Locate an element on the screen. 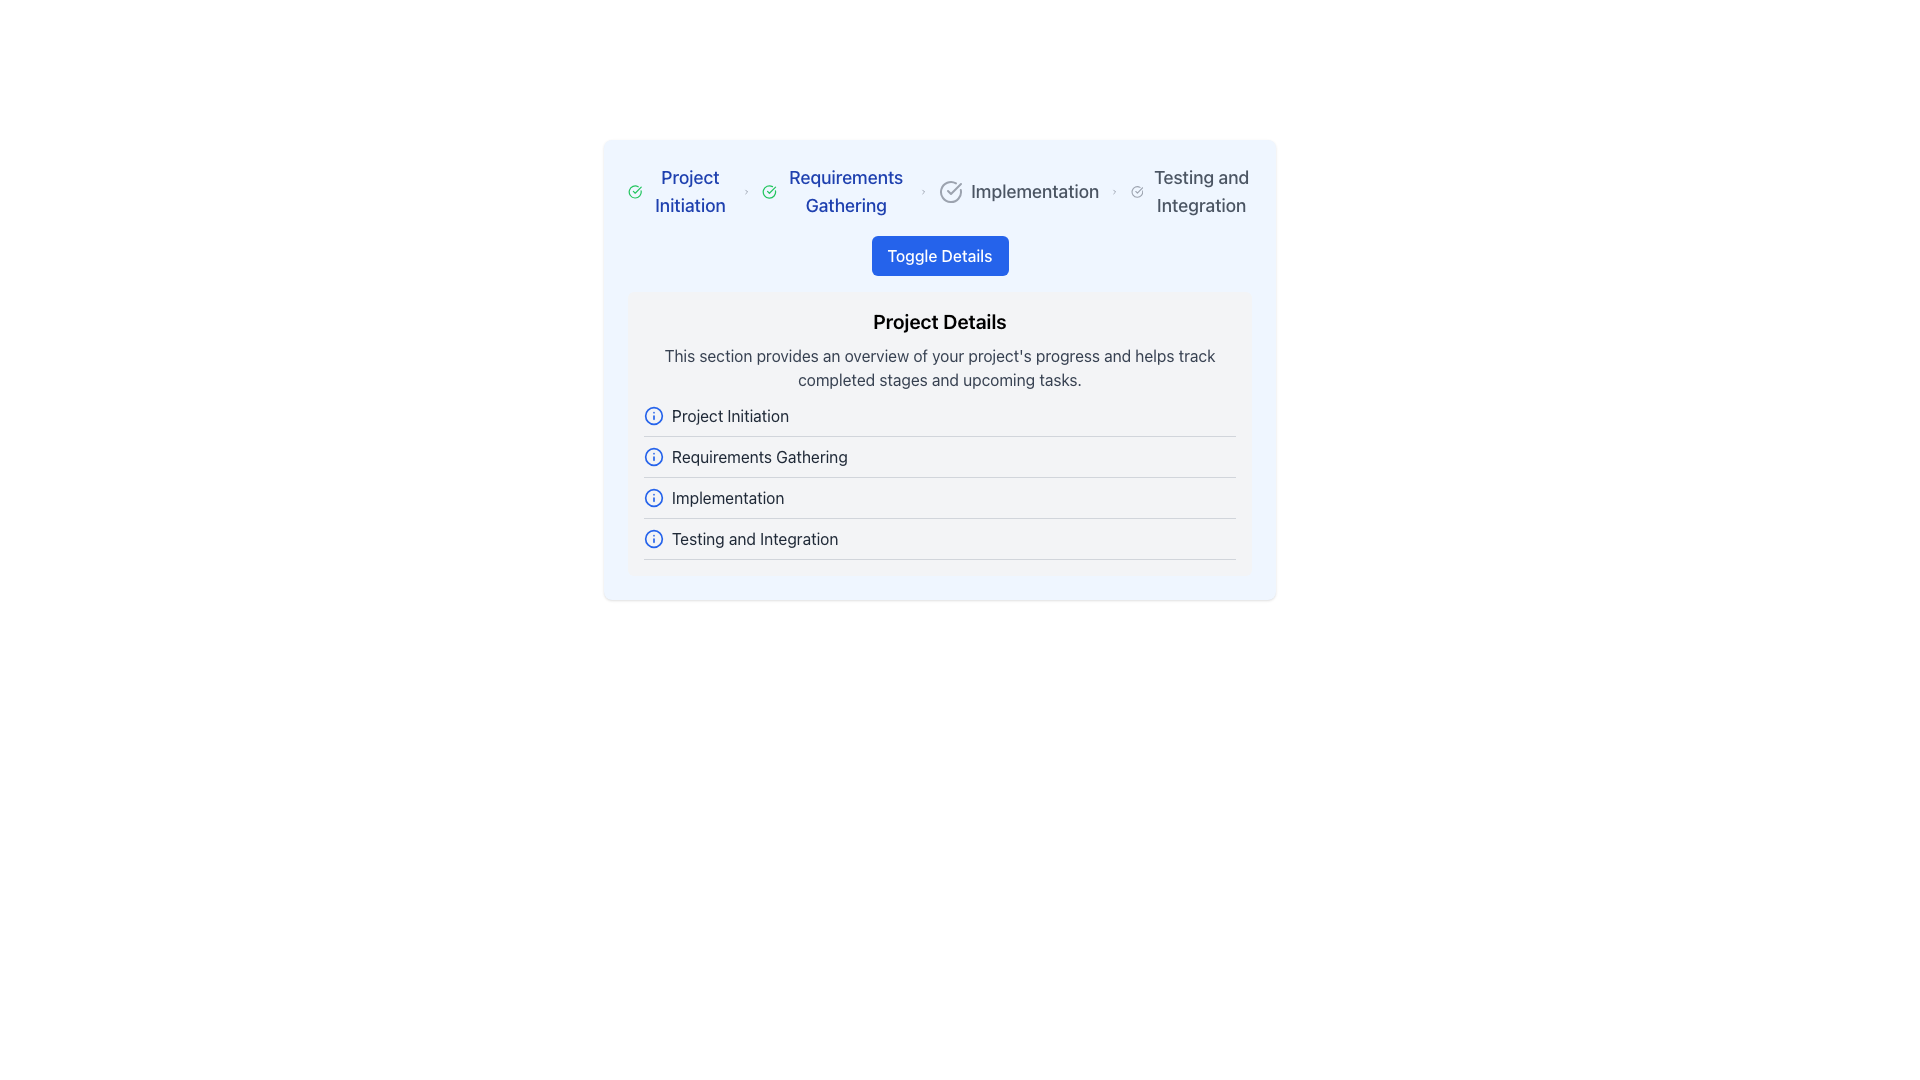 Image resolution: width=1920 pixels, height=1080 pixels. the Structured Section that displays an overview of the project's details, including its progress and key stages, located beneath the 'Toggle Details' button is located at coordinates (939, 405).